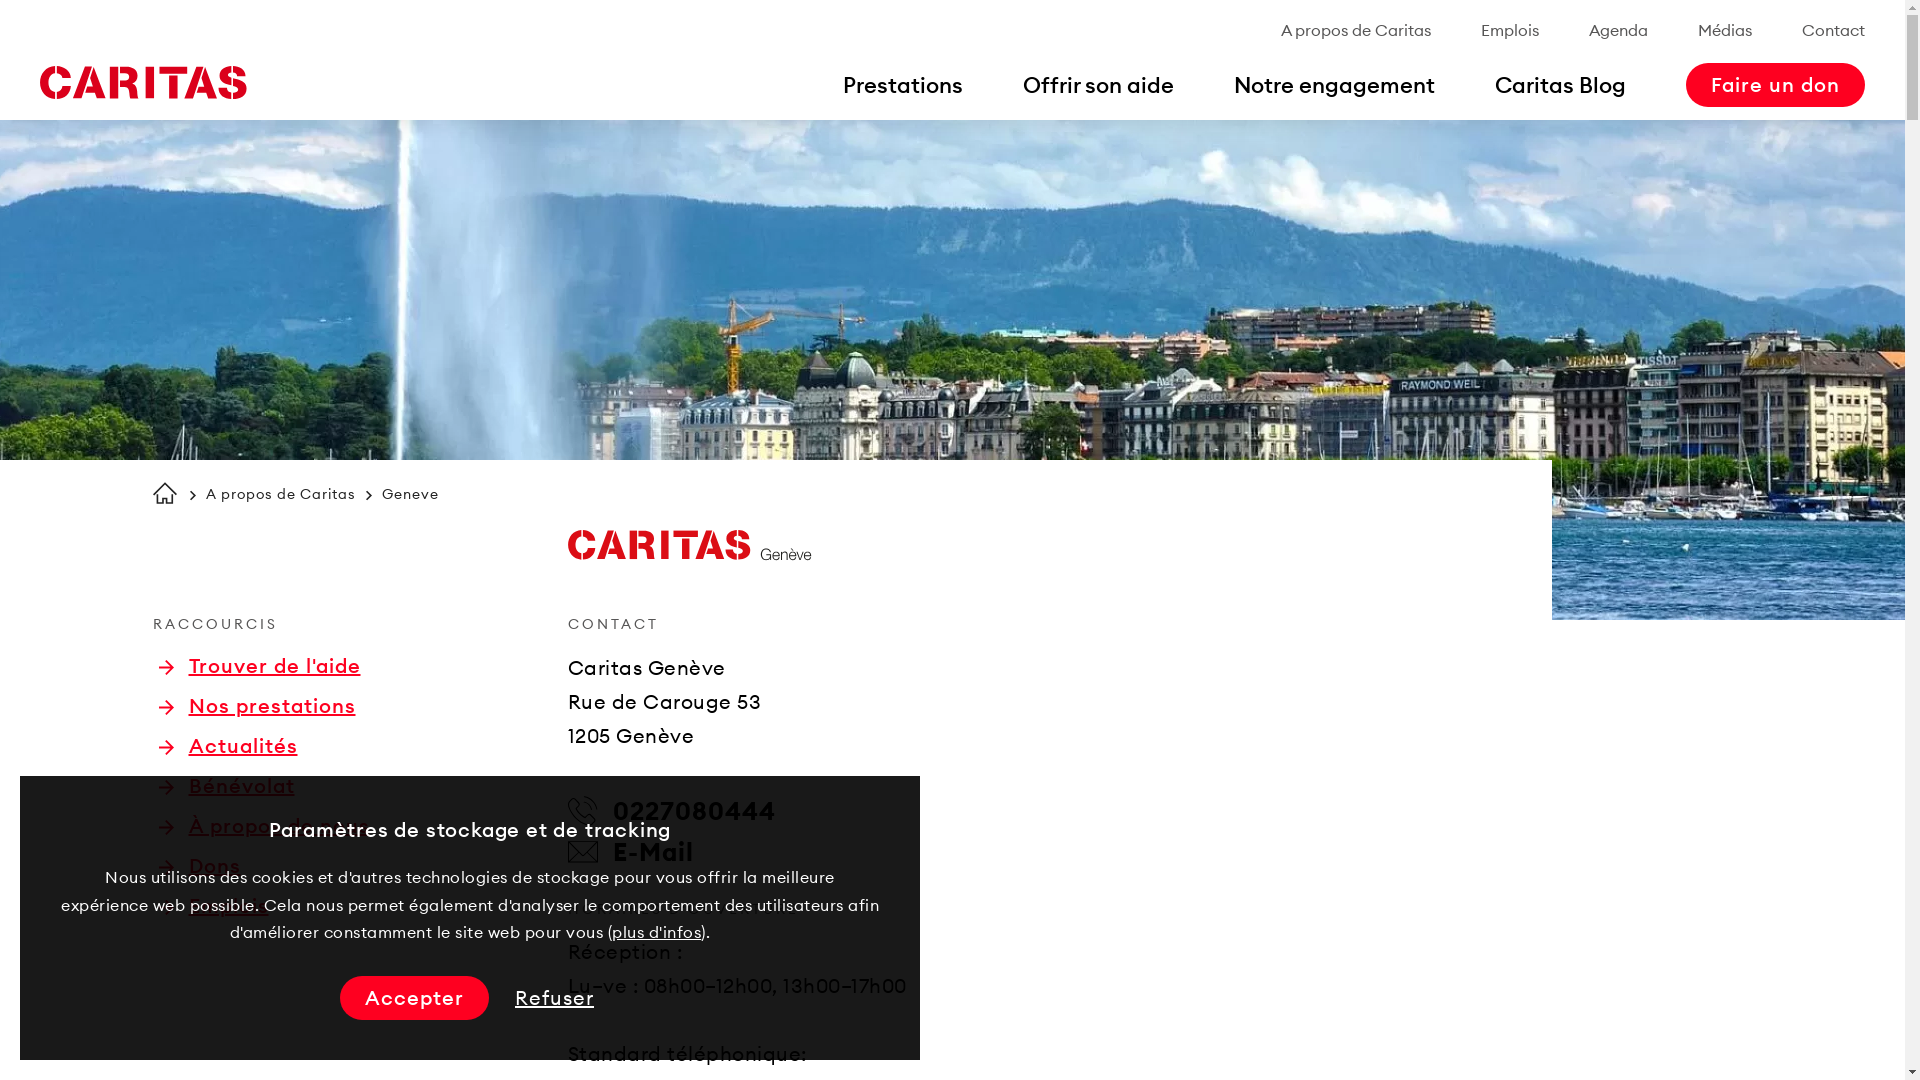  I want to click on '0227080444, so click(672, 810).